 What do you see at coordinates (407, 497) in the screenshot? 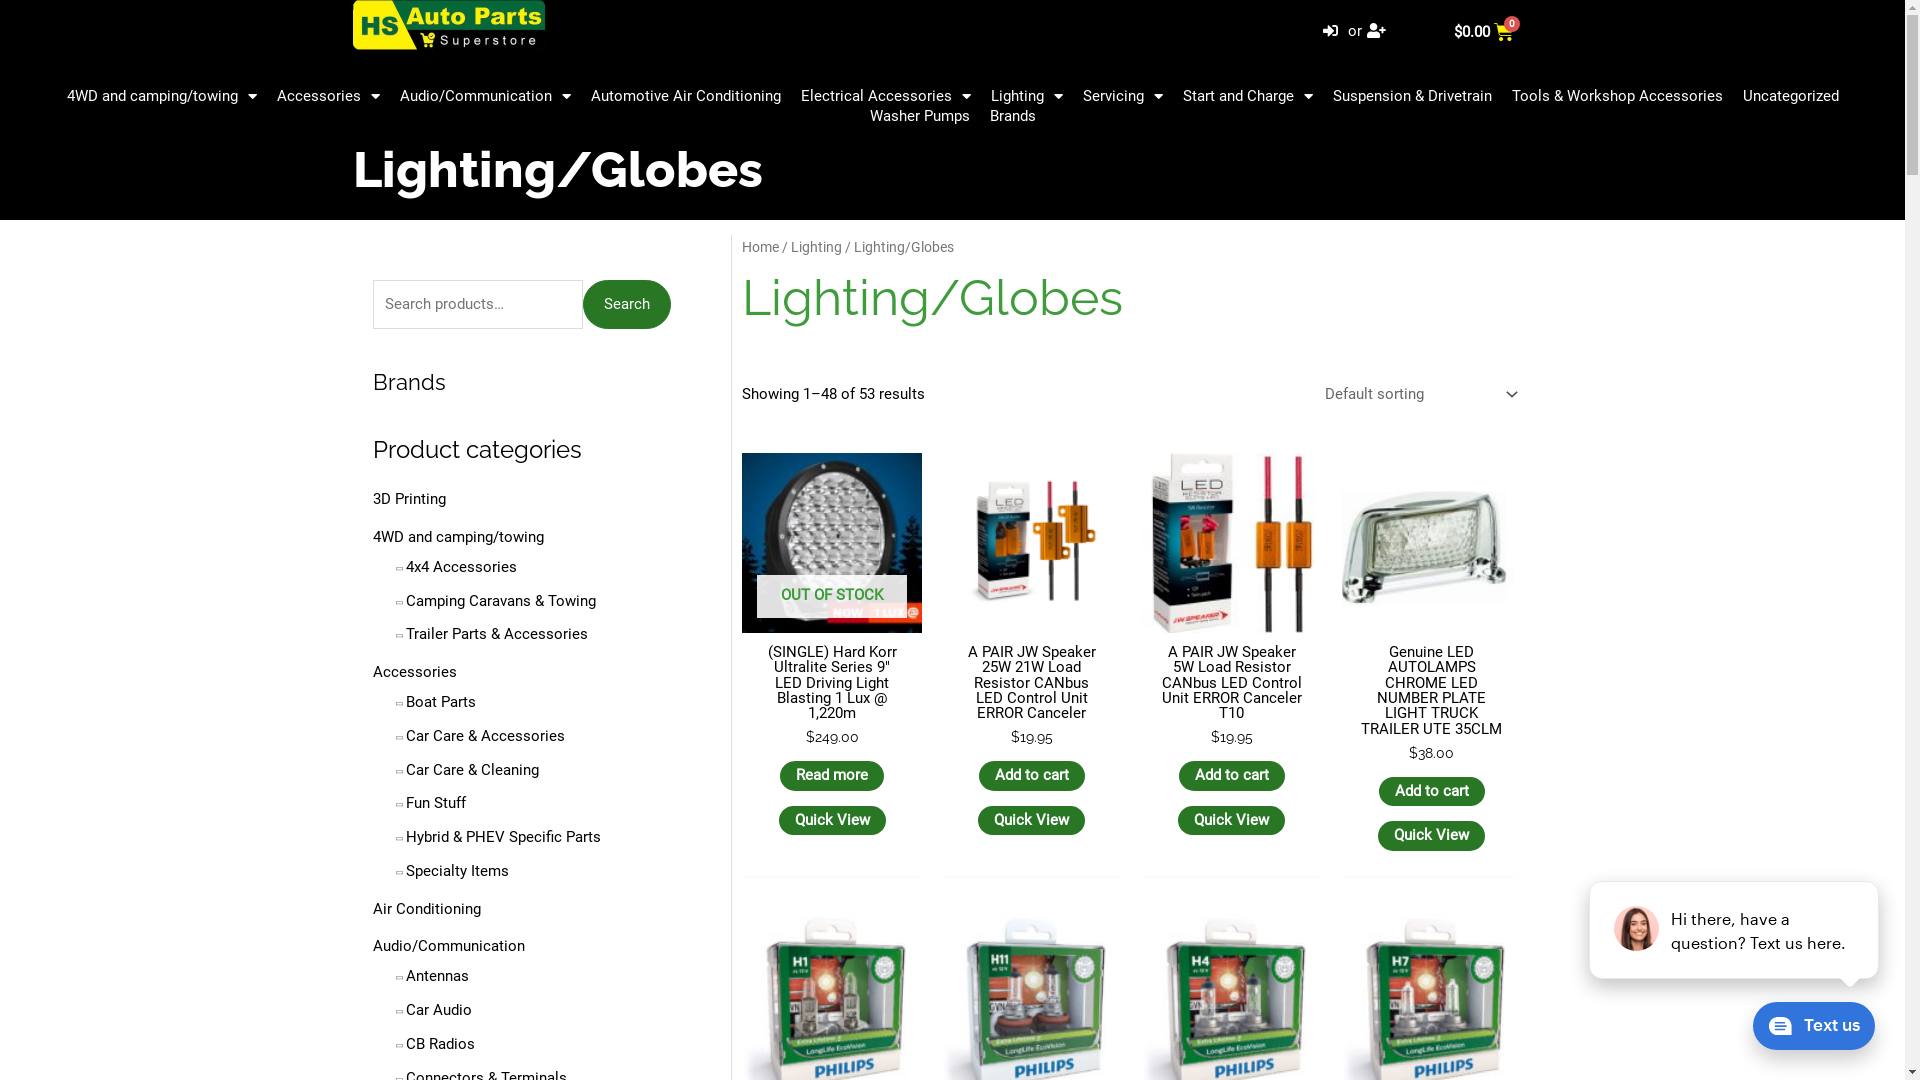
I see `'3D Printing'` at bounding box center [407, 497].